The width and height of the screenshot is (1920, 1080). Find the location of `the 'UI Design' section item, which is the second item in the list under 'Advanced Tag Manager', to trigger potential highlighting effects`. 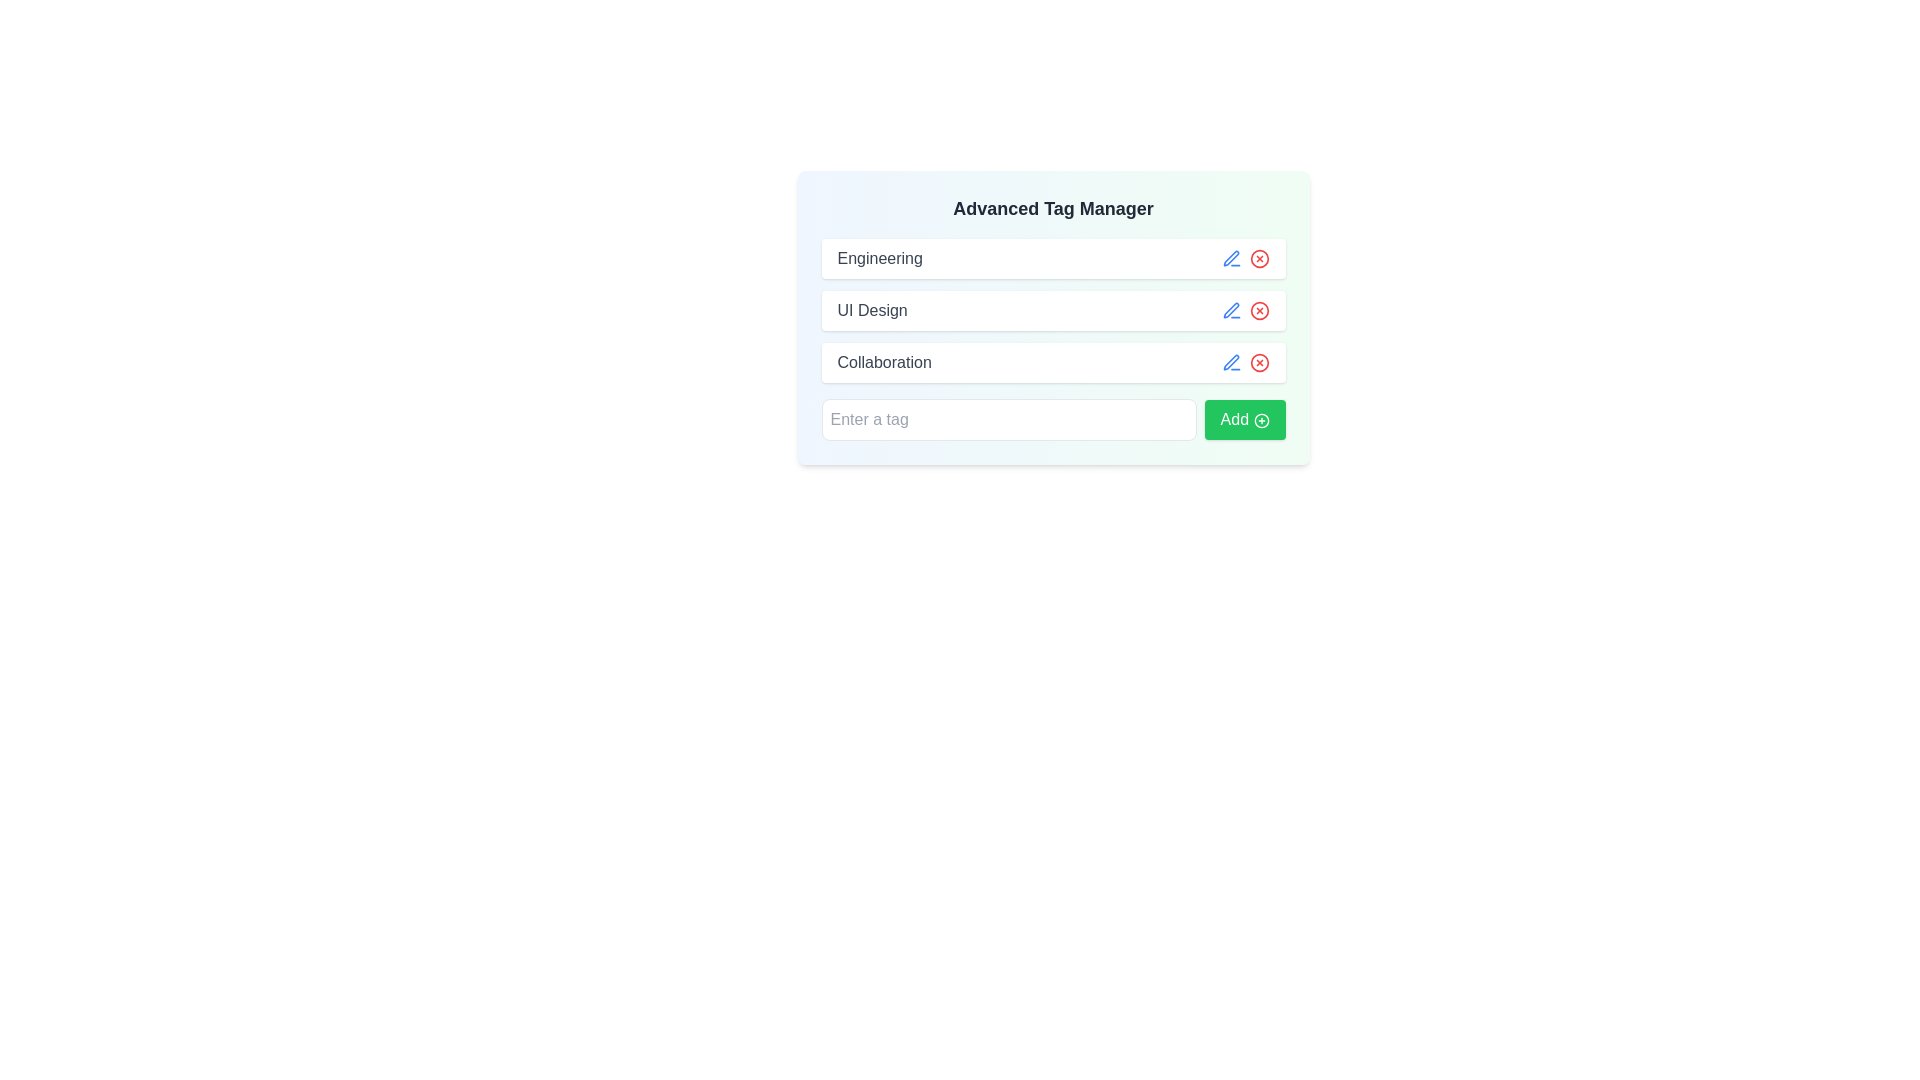

the 'UI Design' section item, which is the second item in the list under 'Advanced Tag Manager', to trigger potential highlighting effects is located at coordinates (1052, 311).